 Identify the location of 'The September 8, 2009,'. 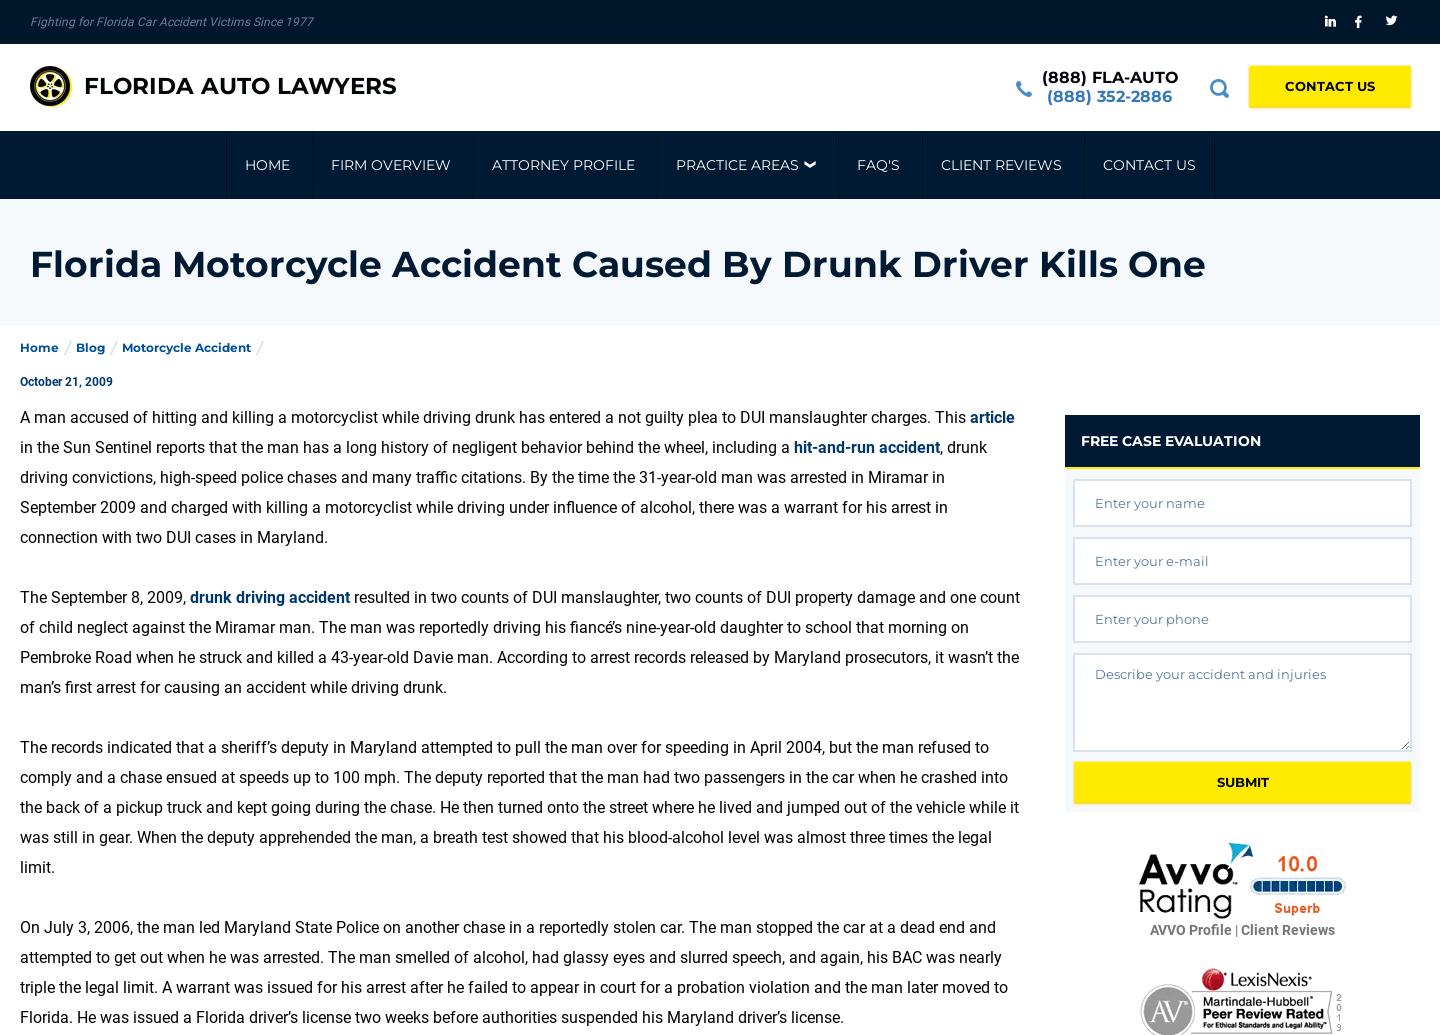
(19, 596).